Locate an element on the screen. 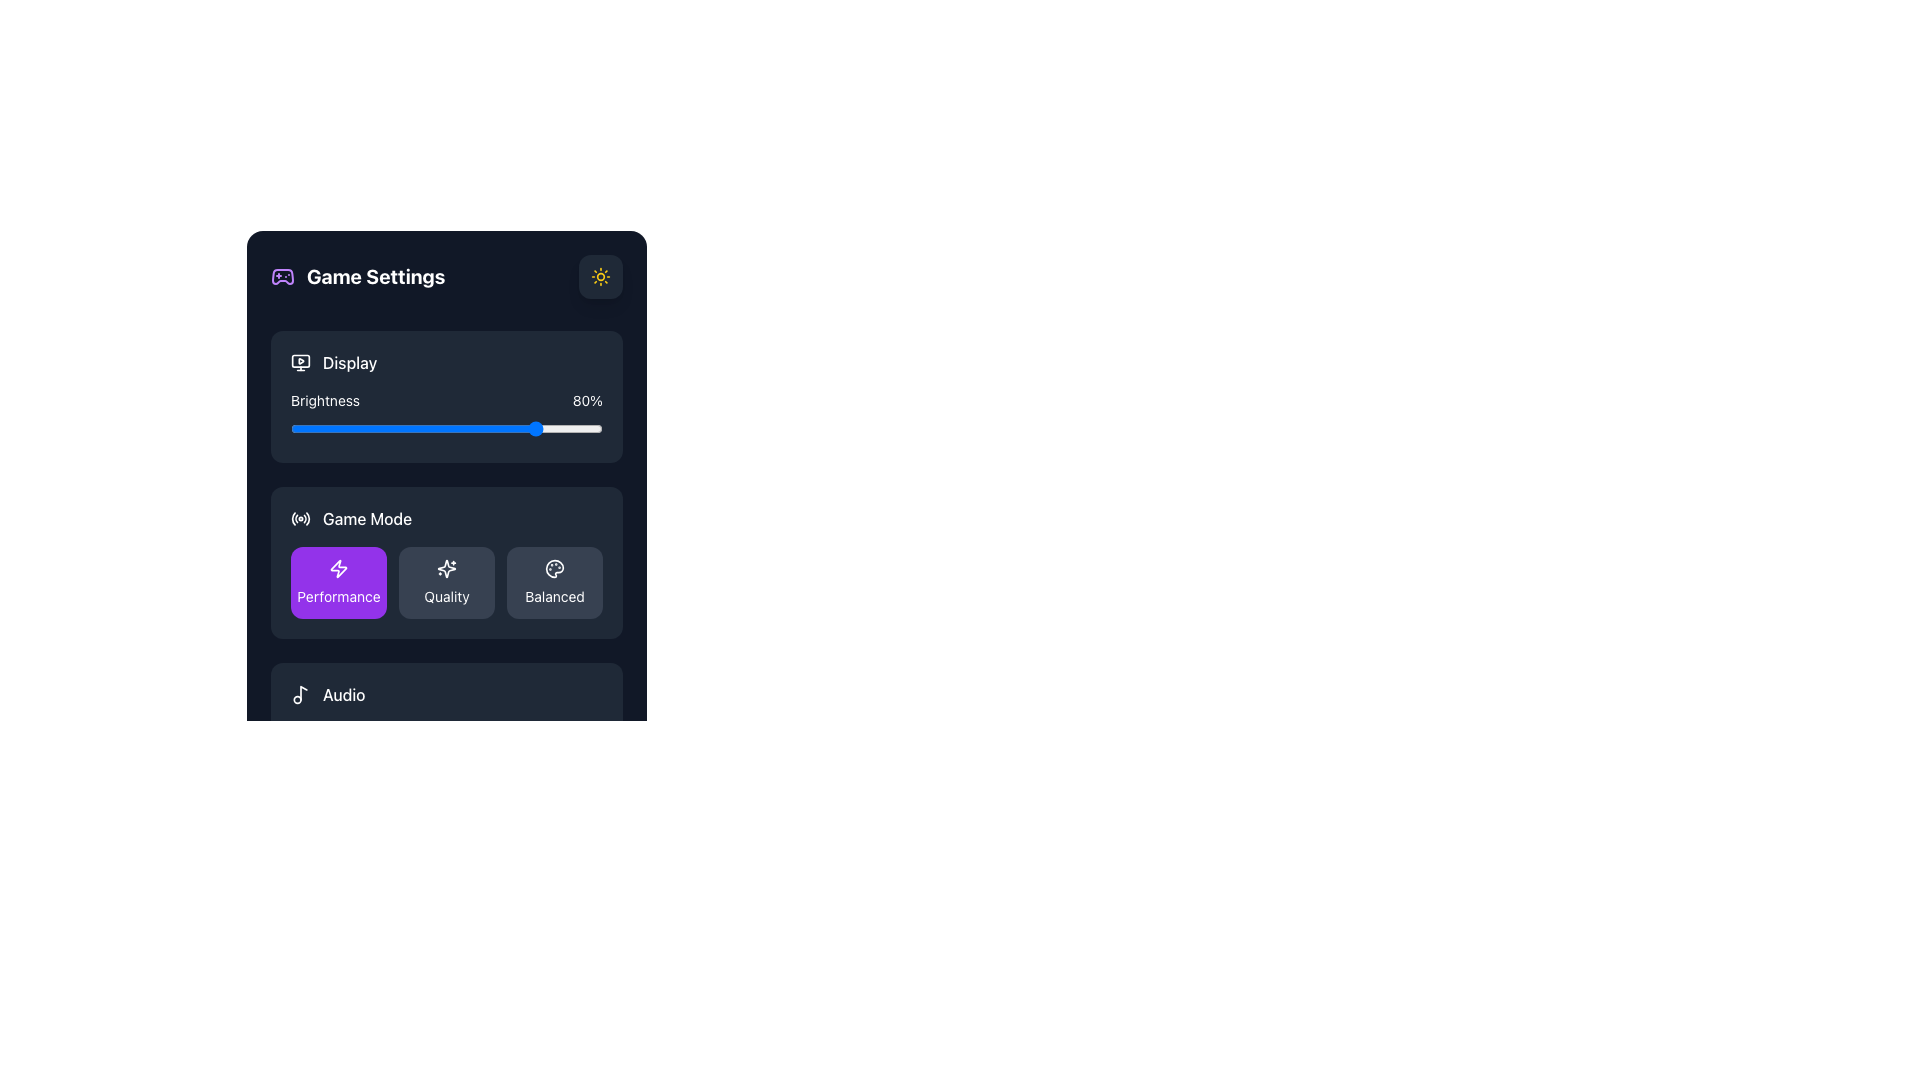  brightness is located at coordinates (308, 427).